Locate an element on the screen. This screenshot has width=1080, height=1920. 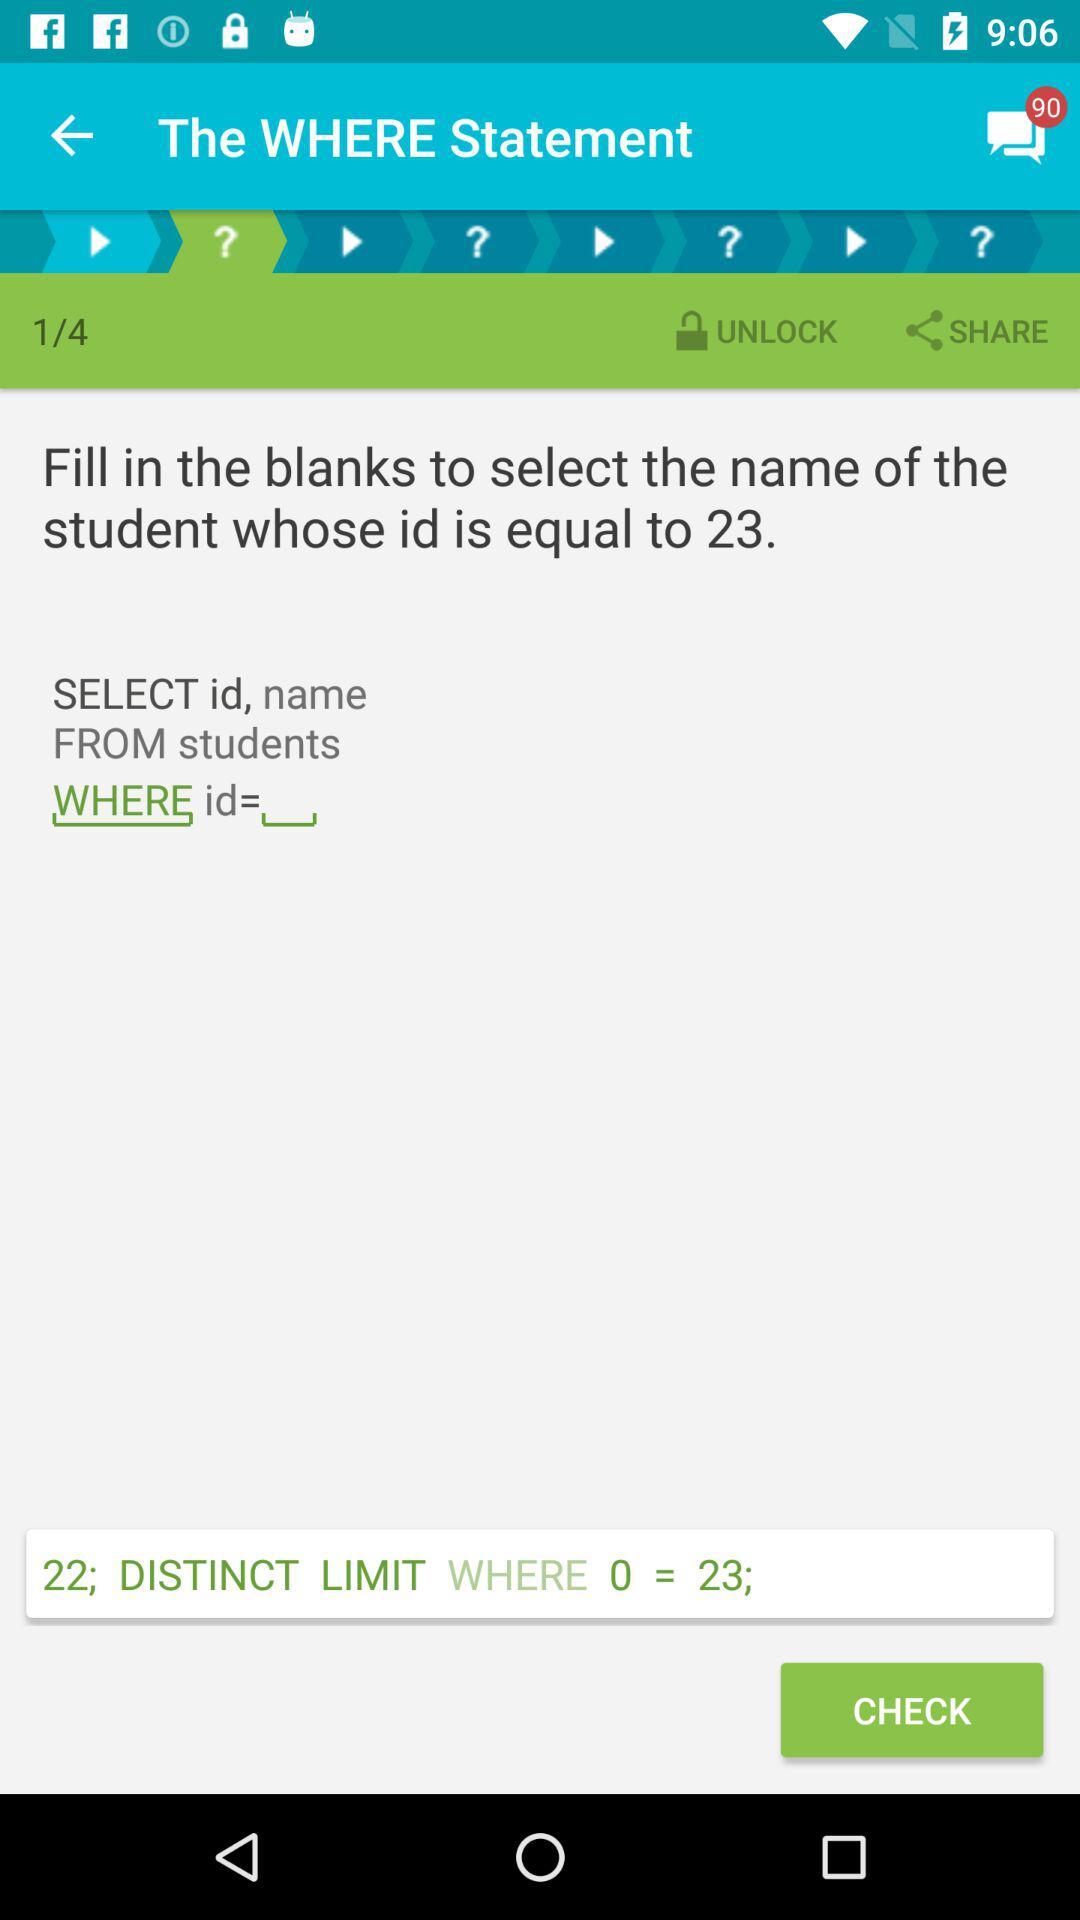
the play icon is located at coordinates (350, 240).